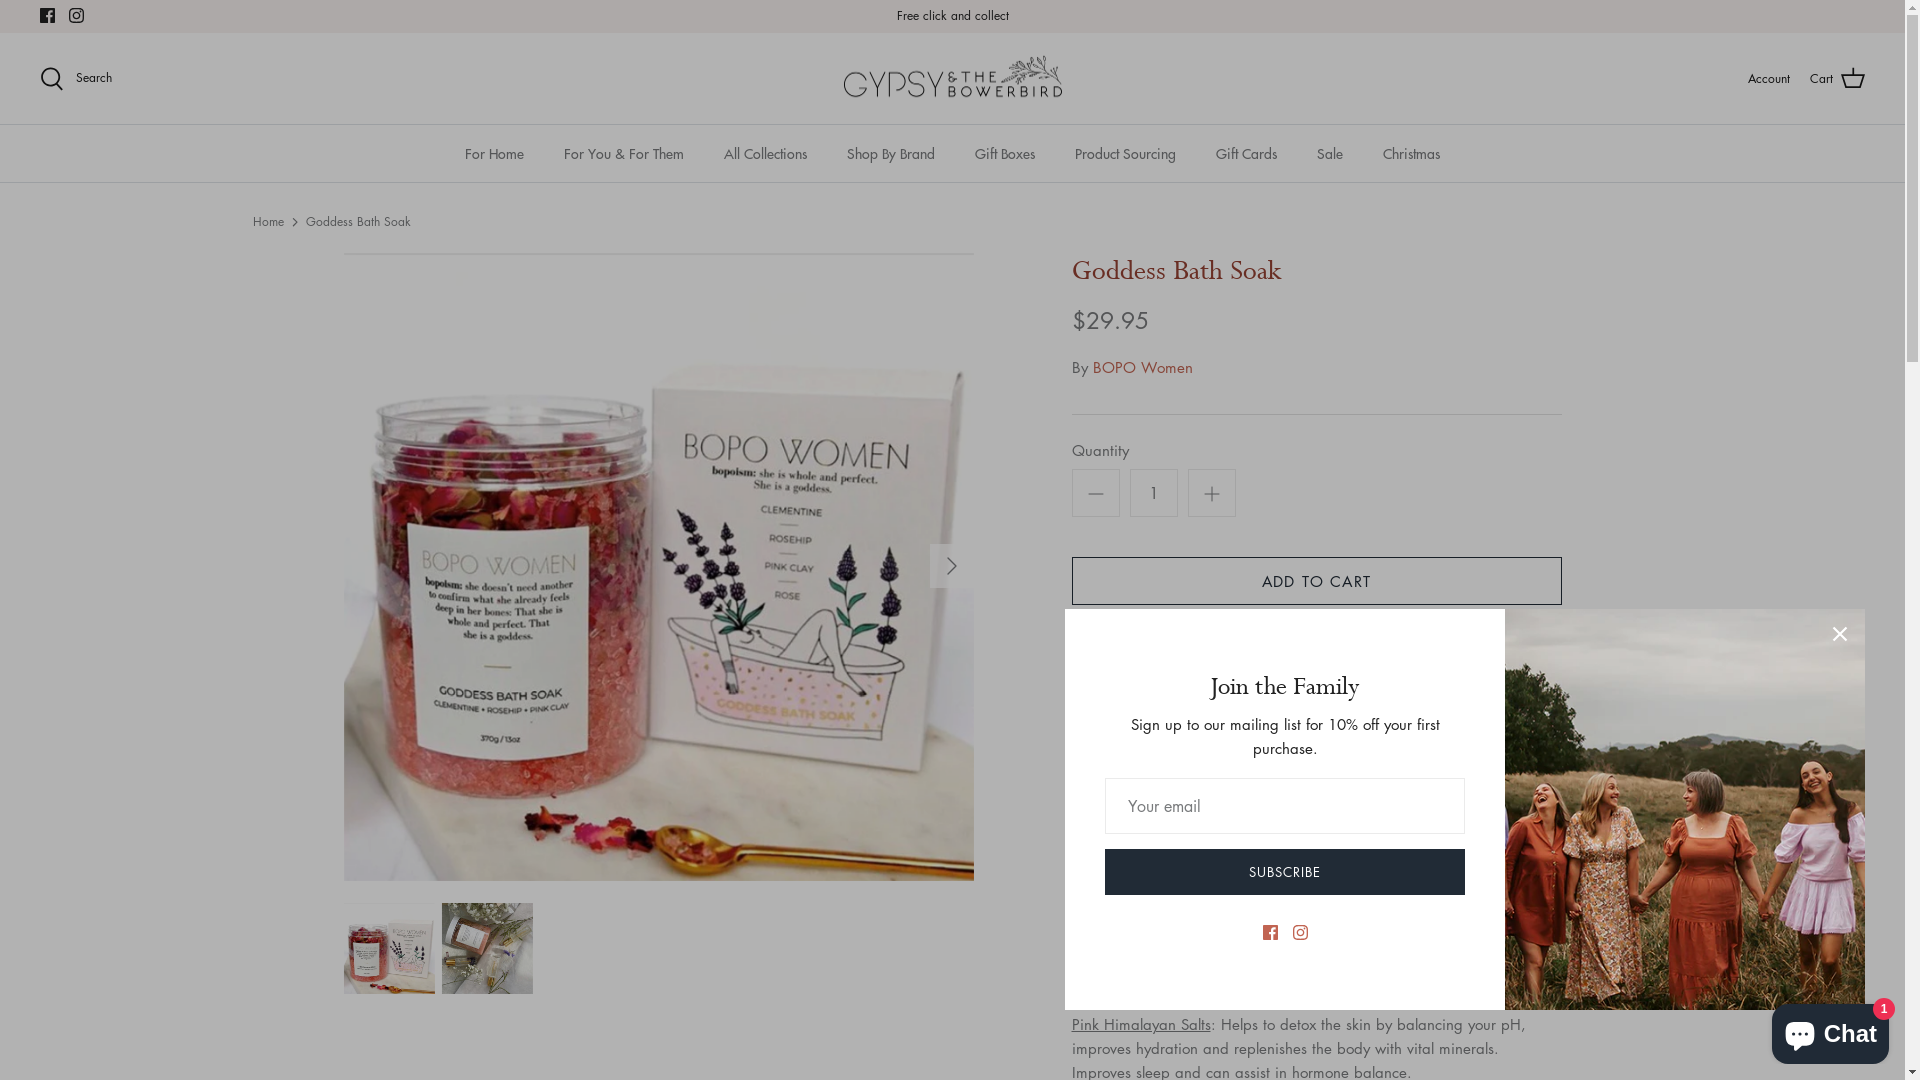 This screenshot has height=1080, width=1920. What do you see at coordinates (39, 77) in the screenshot?
I see `'Search'` at bounding box center [39, 77].